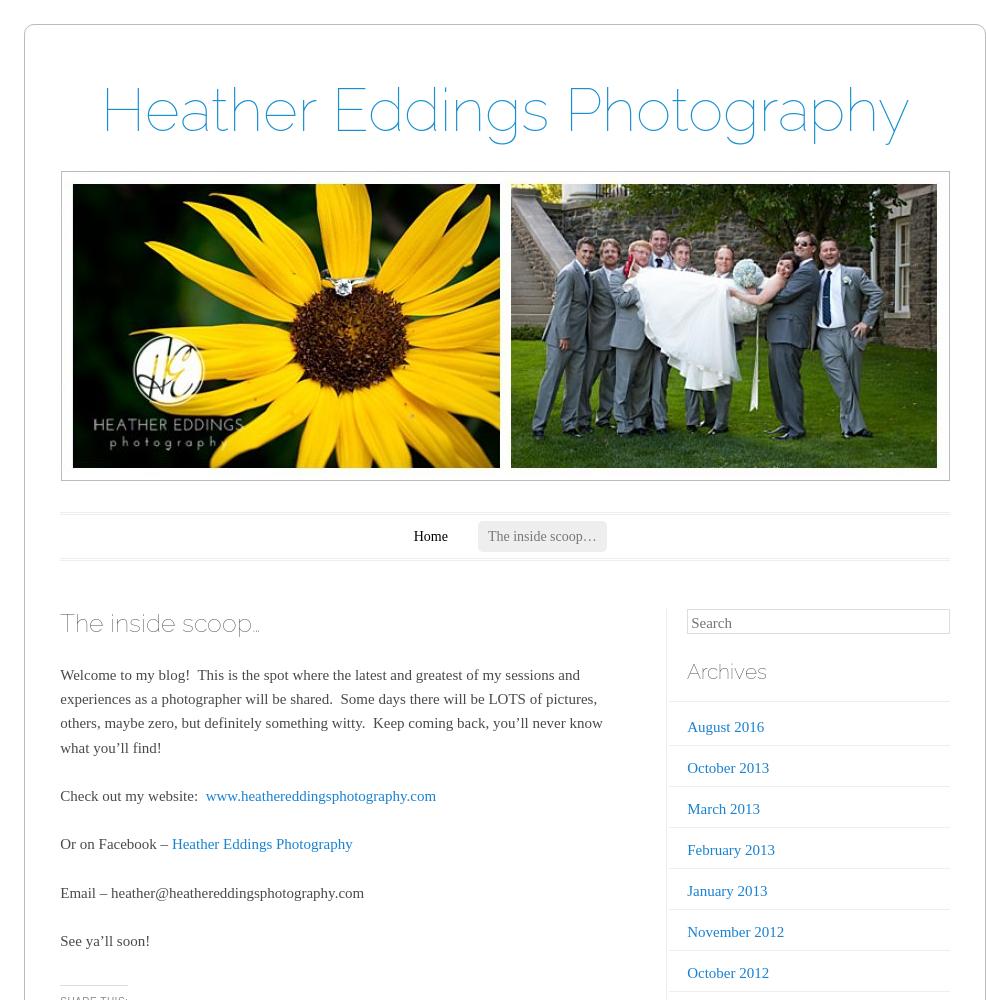 The image size is (986, 1000). What do you see at coordinates (105, 940) in the screenshot?
I see `'See ya’ll soon!'` at bounding box center [105, 940].